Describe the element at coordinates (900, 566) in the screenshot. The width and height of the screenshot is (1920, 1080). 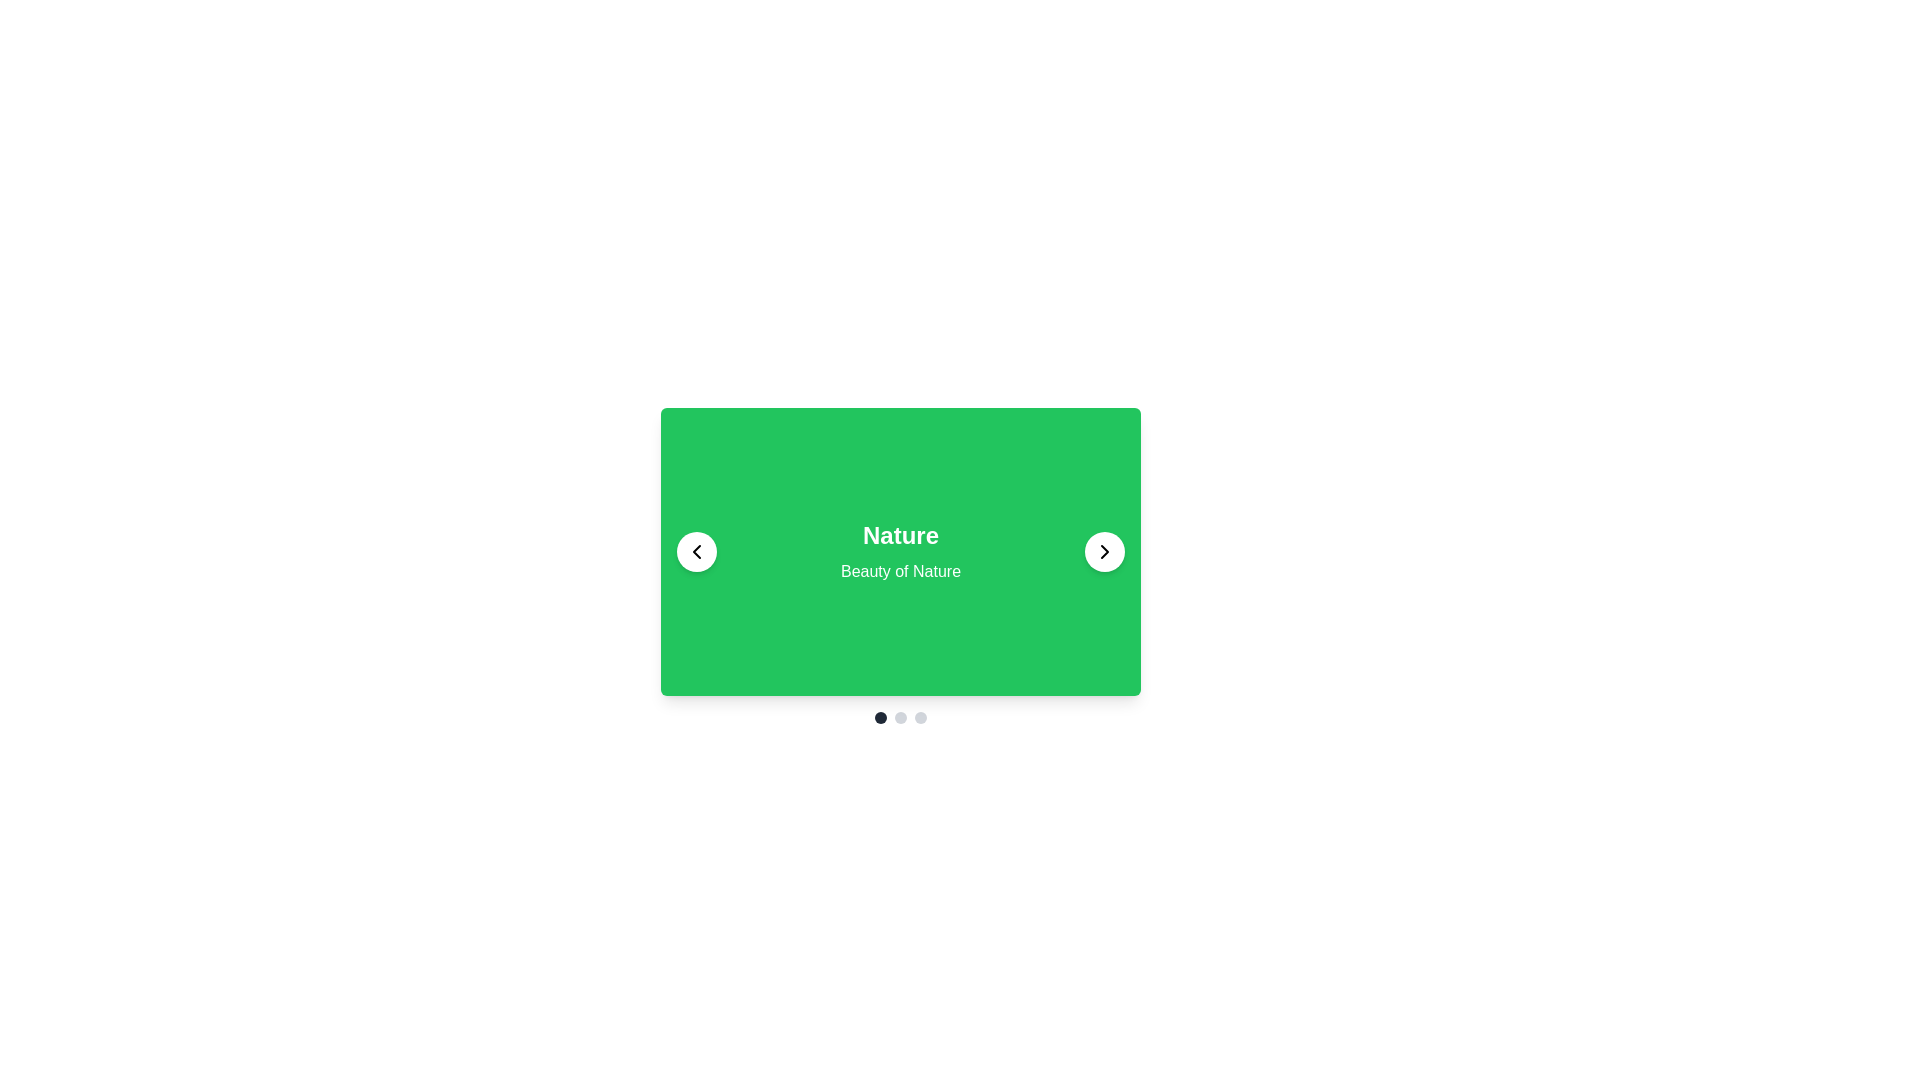
I see `the content panel in the carousel layout` at that location.